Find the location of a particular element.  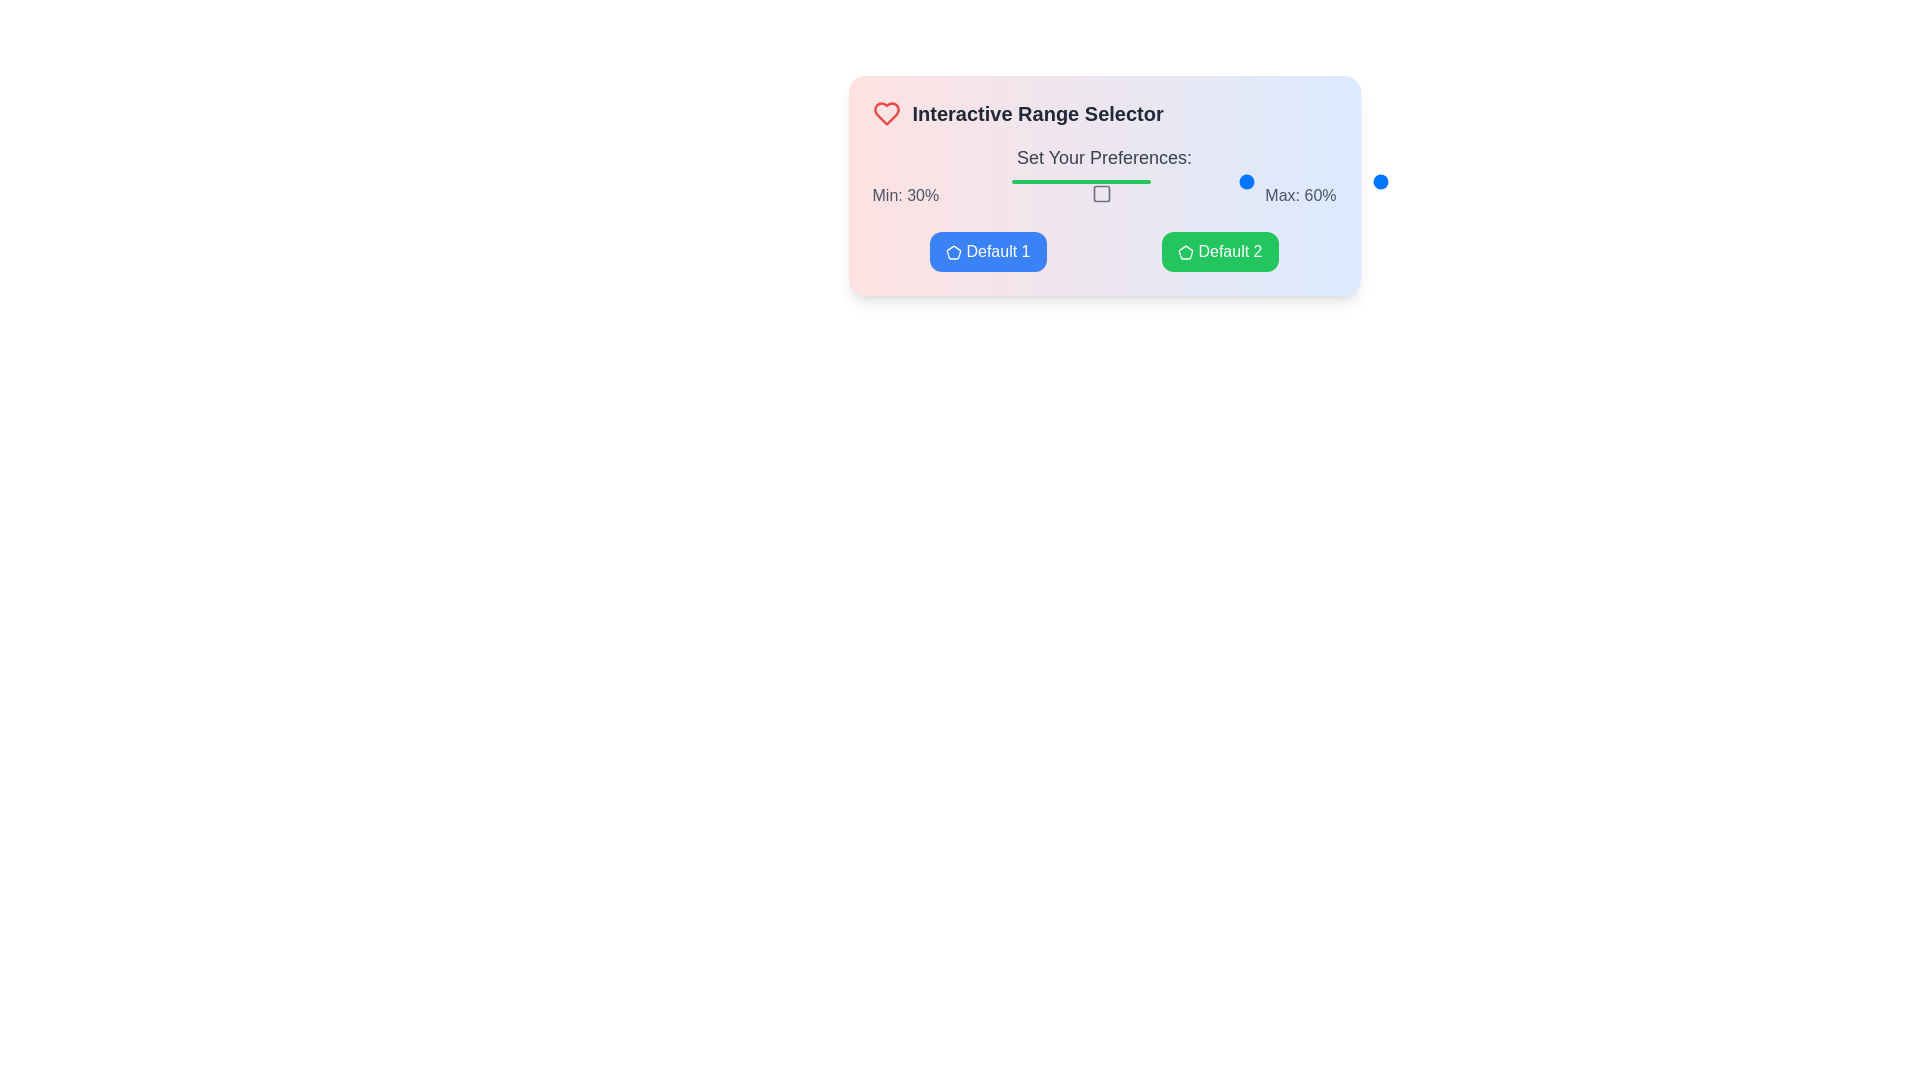

the heart icon that signifies a 'like' or 'favorite' function, located to the left of the title text 'Interactive Range Selector' is located at coordinates (885, 114).